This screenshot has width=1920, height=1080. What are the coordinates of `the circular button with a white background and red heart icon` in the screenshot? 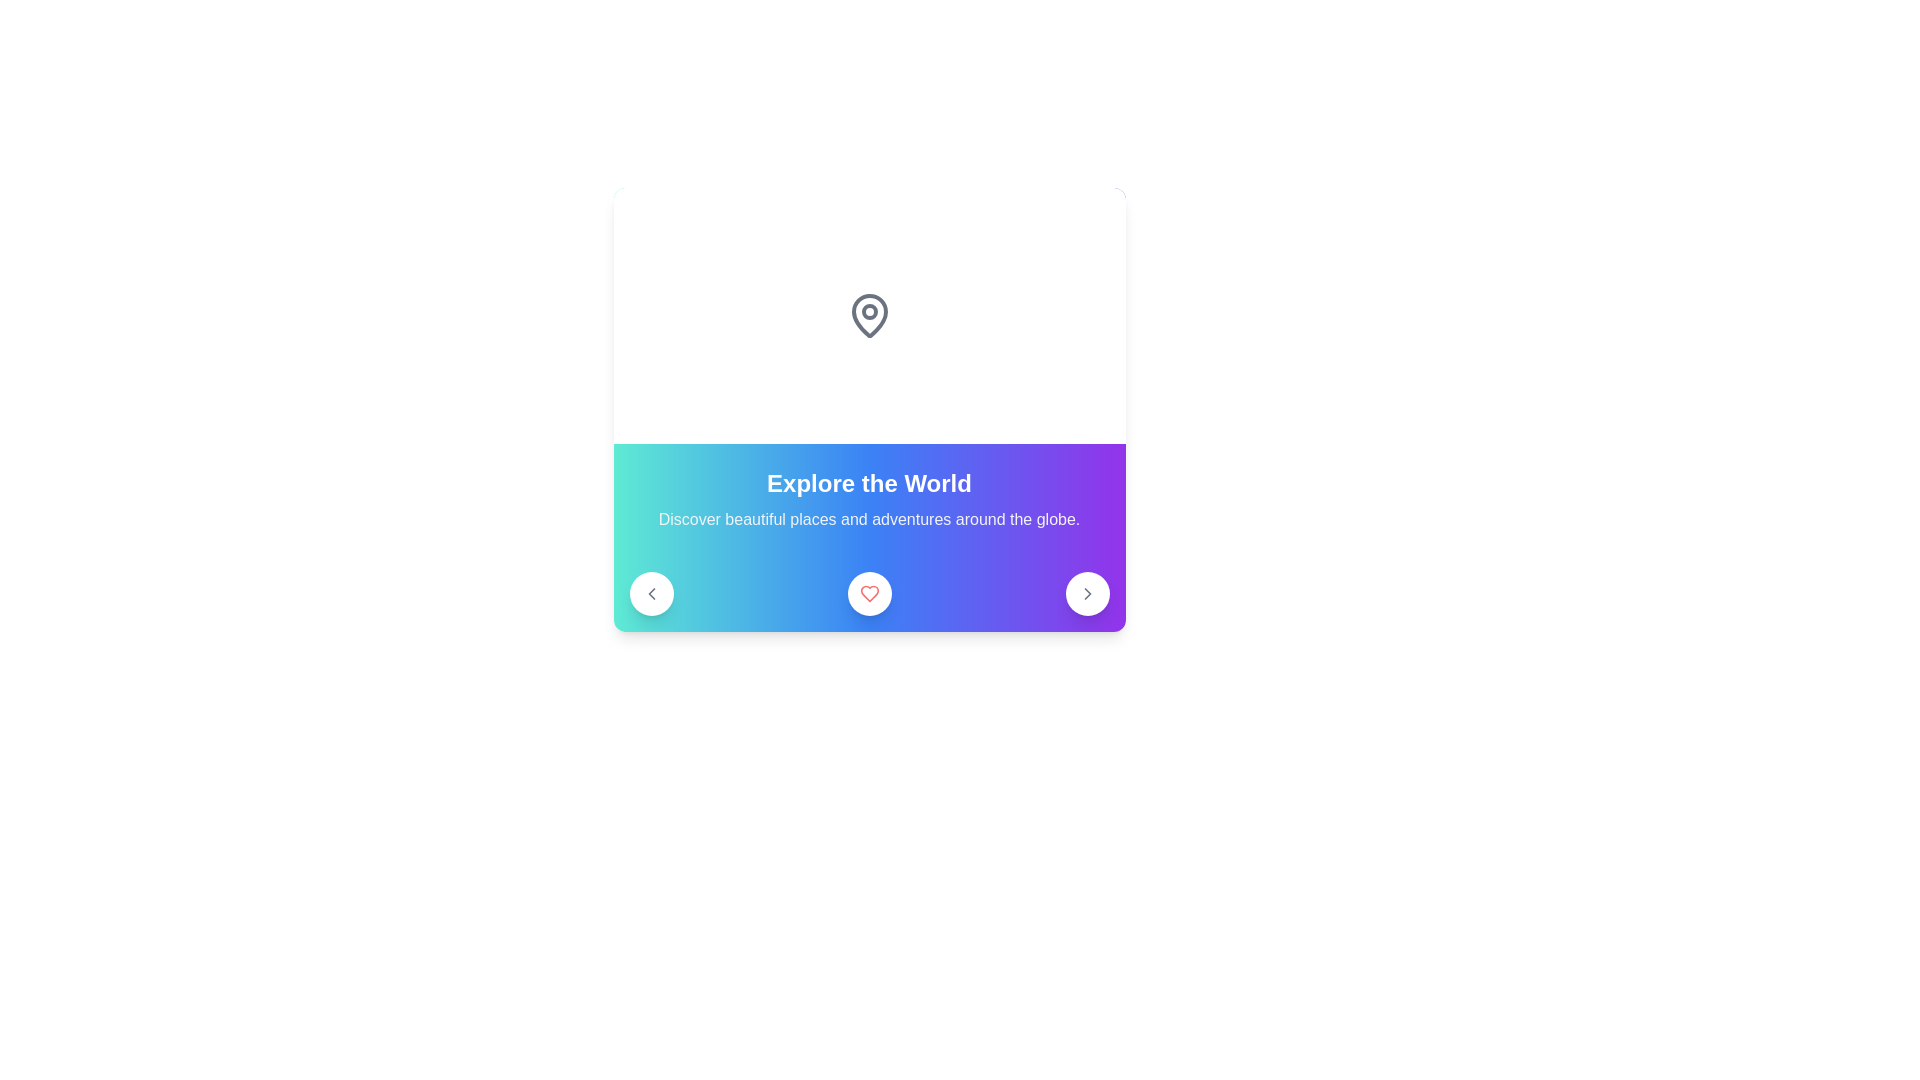 It's located at (869, 593).